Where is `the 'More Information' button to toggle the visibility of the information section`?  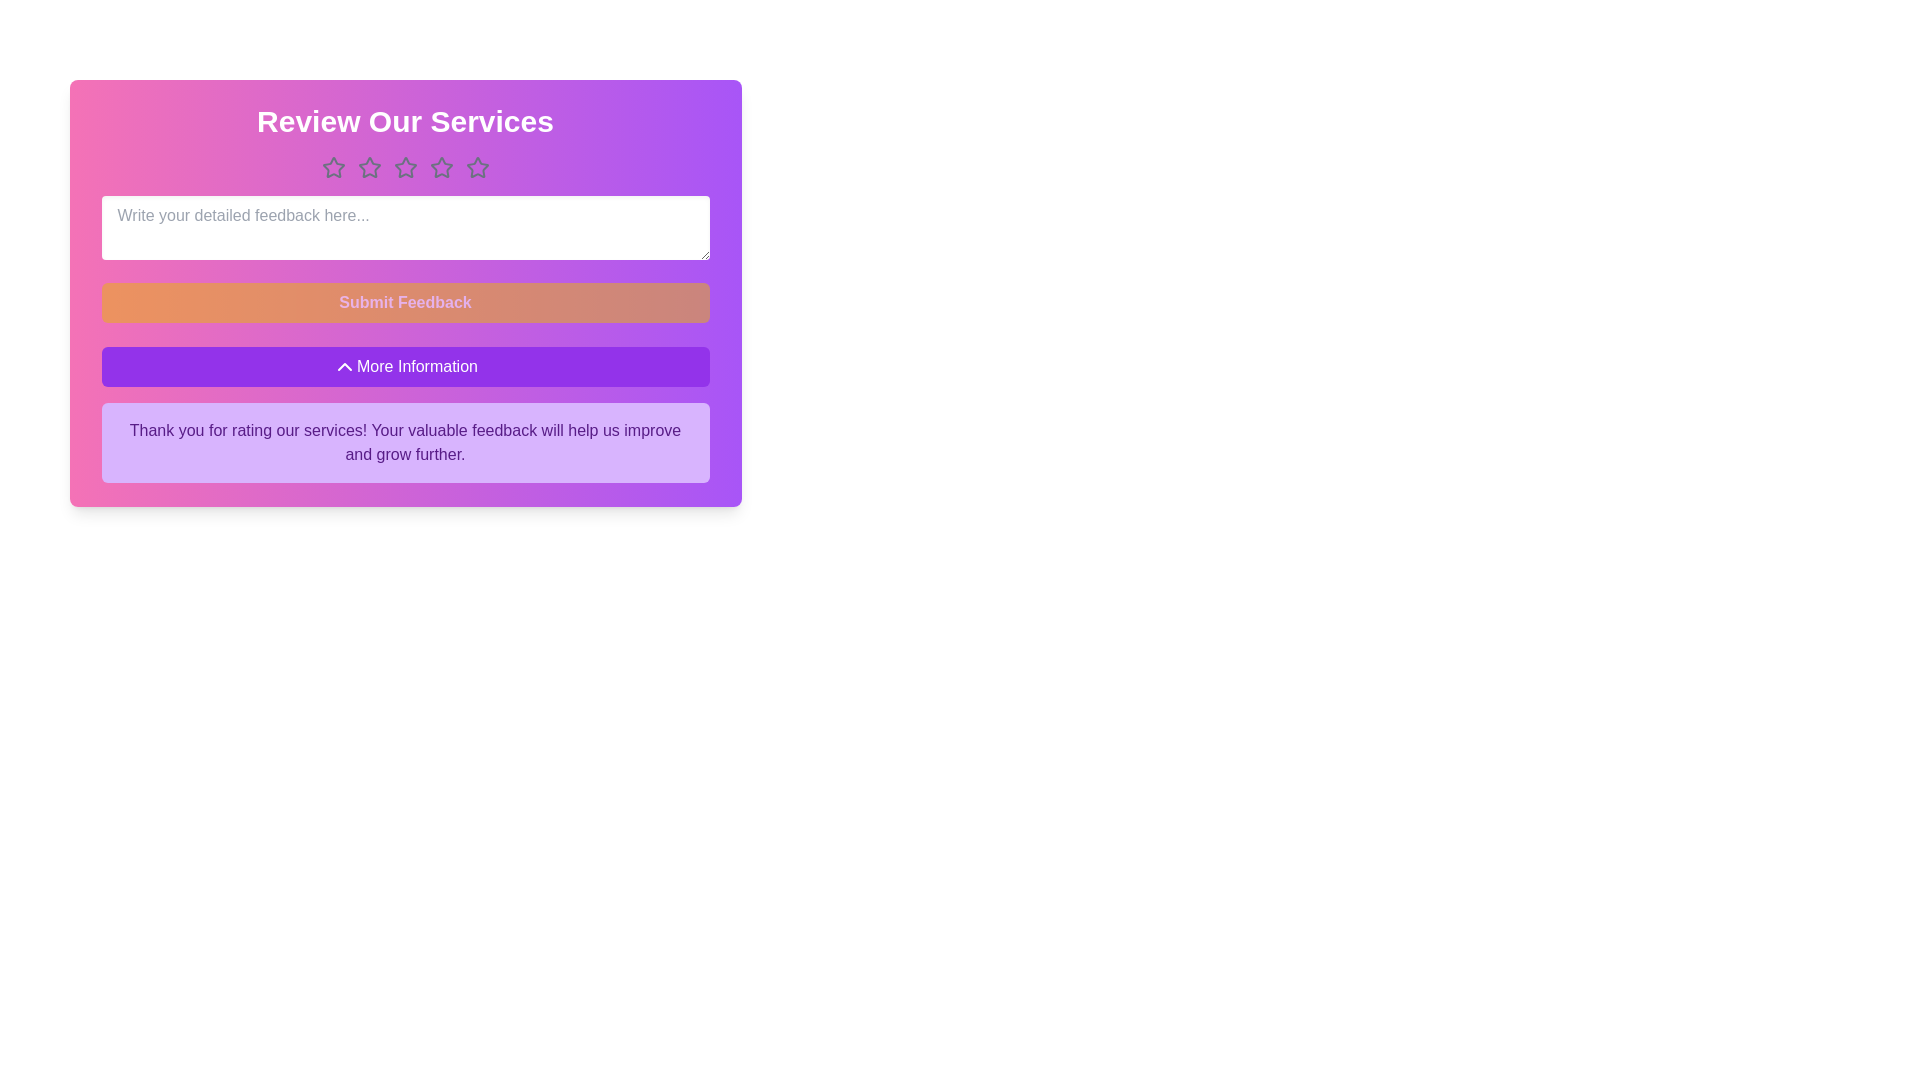 the 'More Information' button to toggle the visibility of the information section is located at coordinates (404, 366).